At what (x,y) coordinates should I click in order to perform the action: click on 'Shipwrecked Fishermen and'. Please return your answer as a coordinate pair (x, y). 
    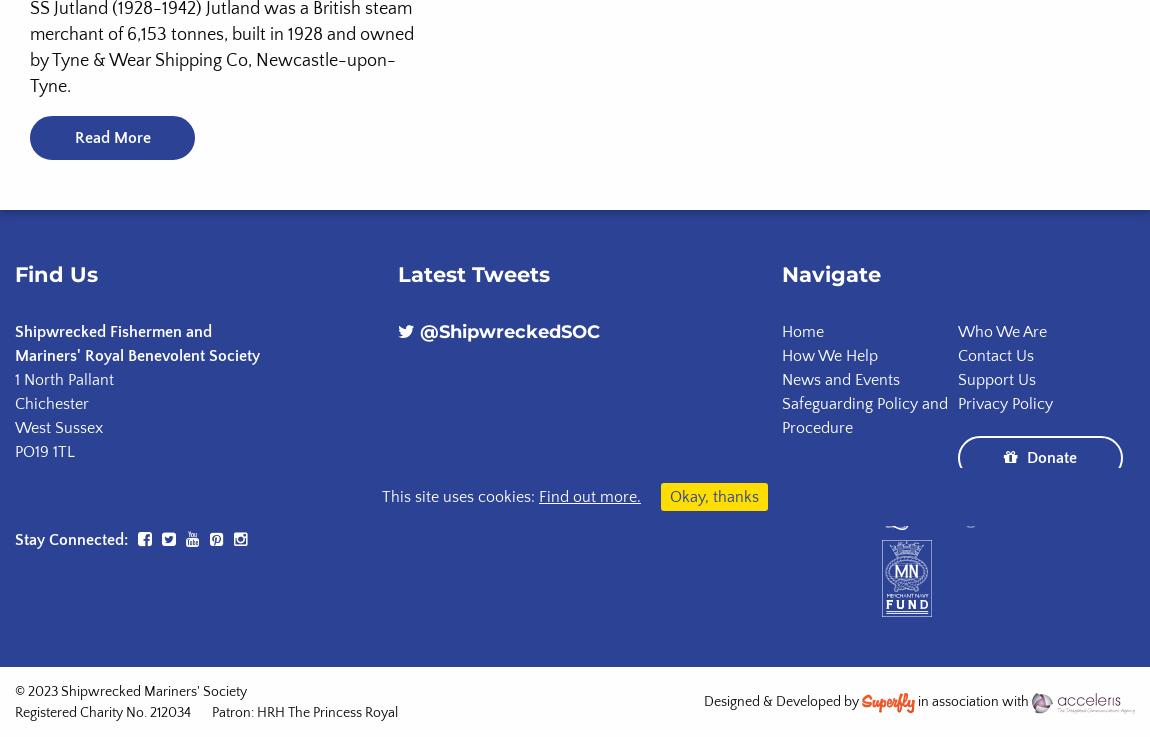
    Looking at the image, I should click on (112, 329).